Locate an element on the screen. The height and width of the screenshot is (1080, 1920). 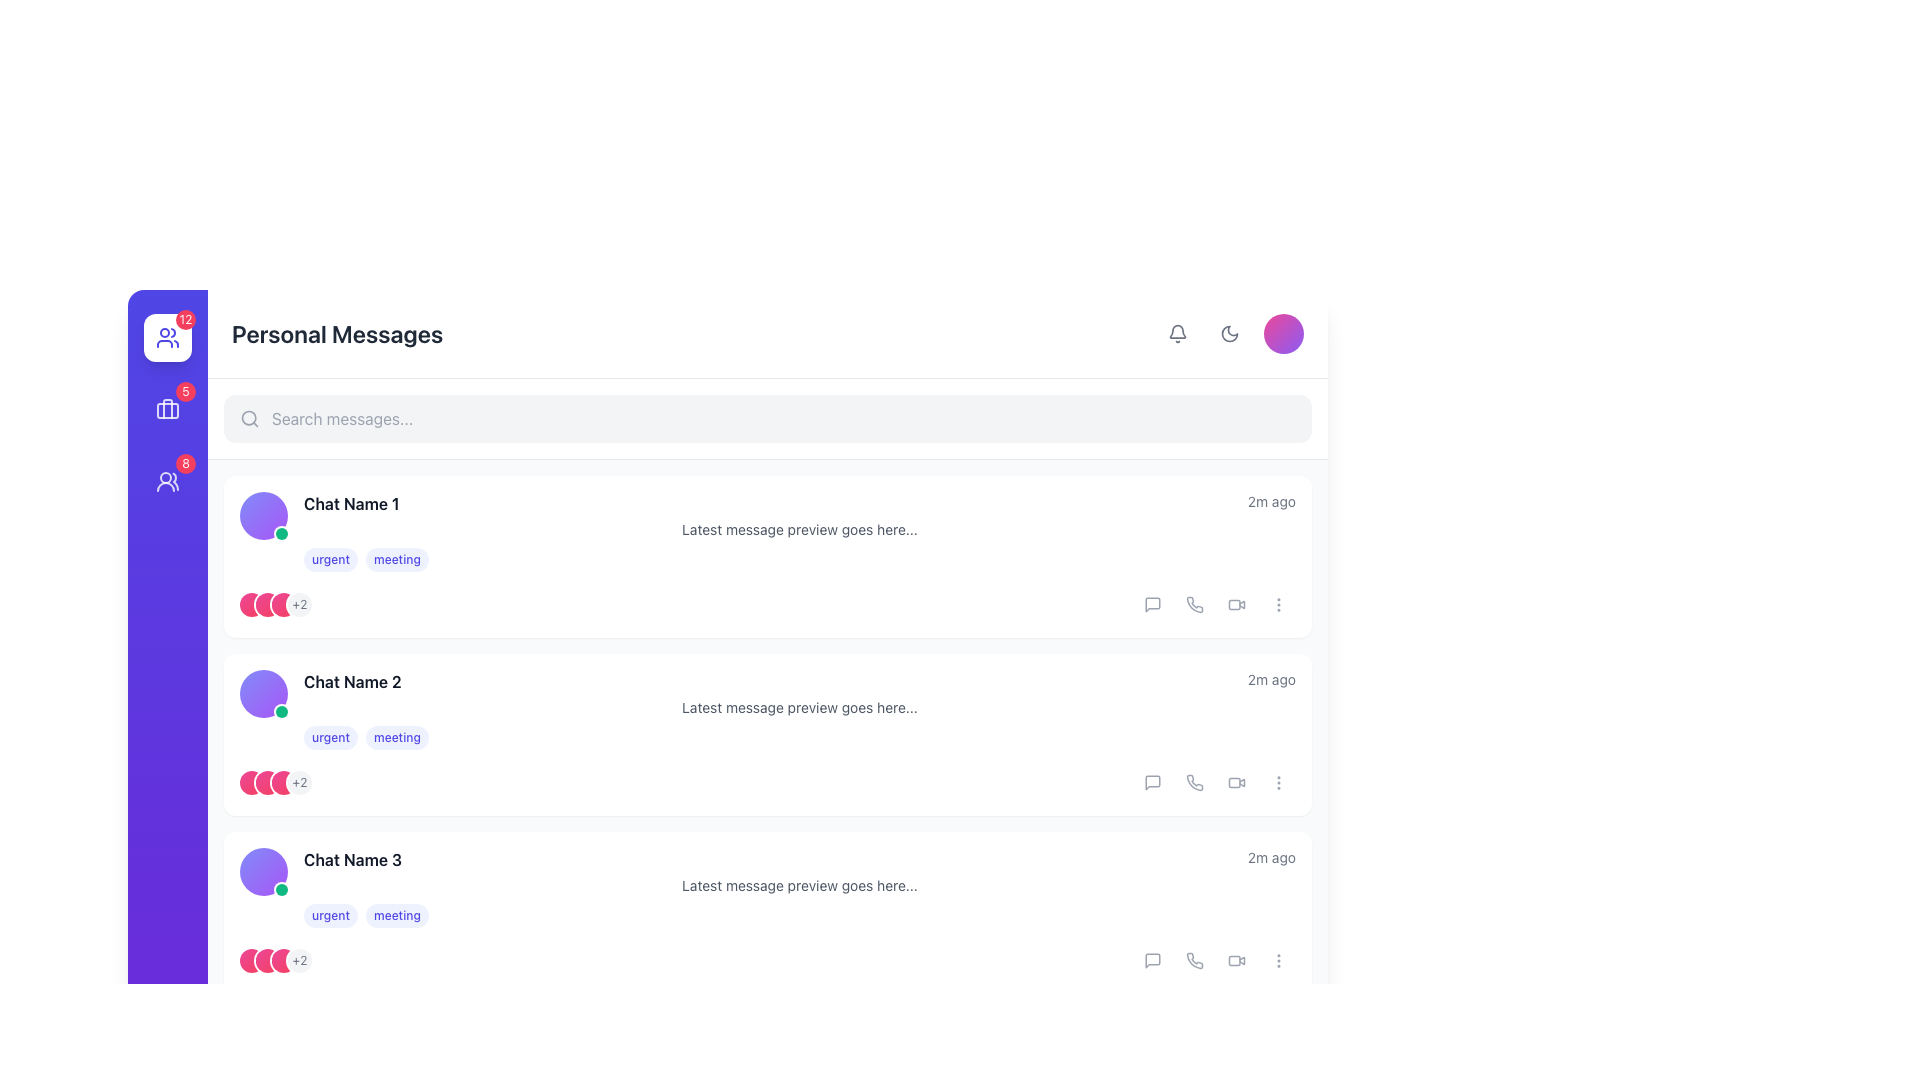
the third graphical icon or decorative circle located below the 'Chat Name 2' section and to the left of the '+2' label is located at coordinates (282, 782).